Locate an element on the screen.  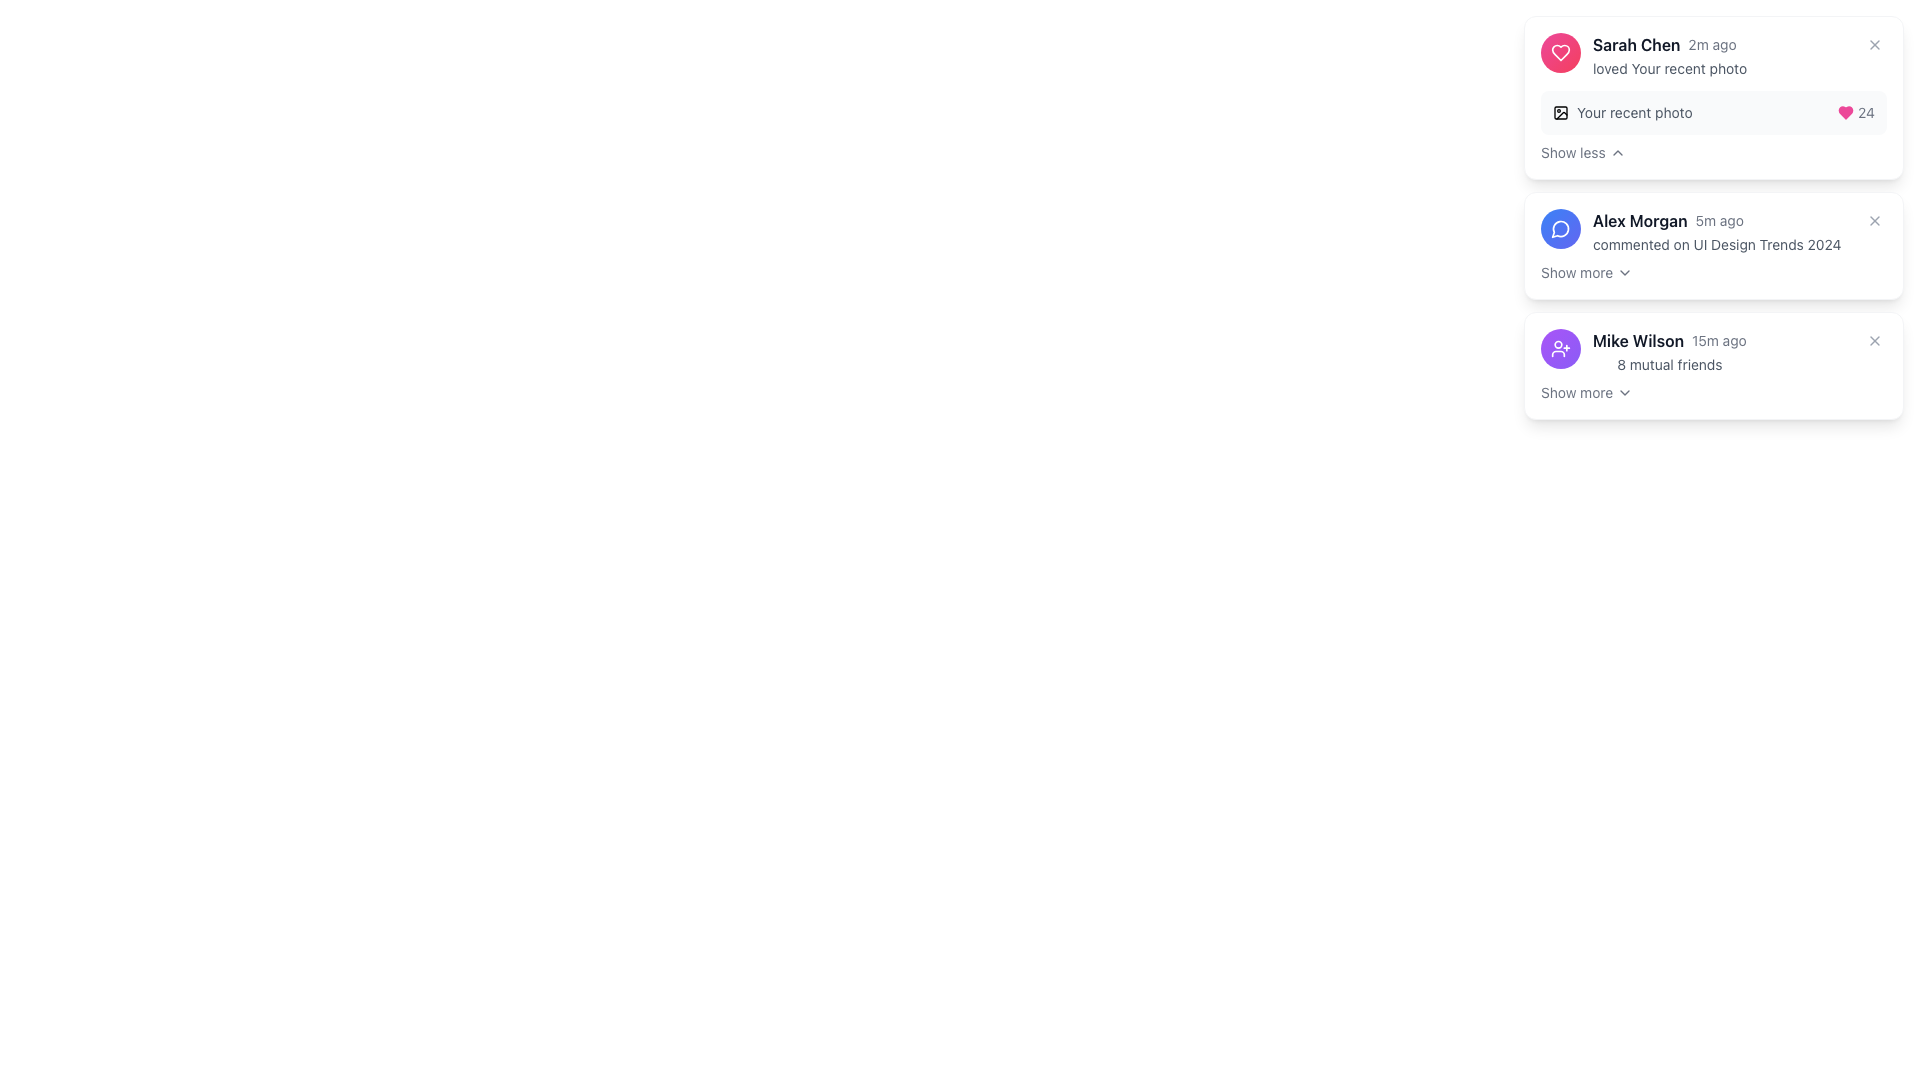
the 'Show more' button with a downward-pointing chevron icon located at the bottom of the notification card for 'Alex Morgan' is located at coordinates (1586, 273).